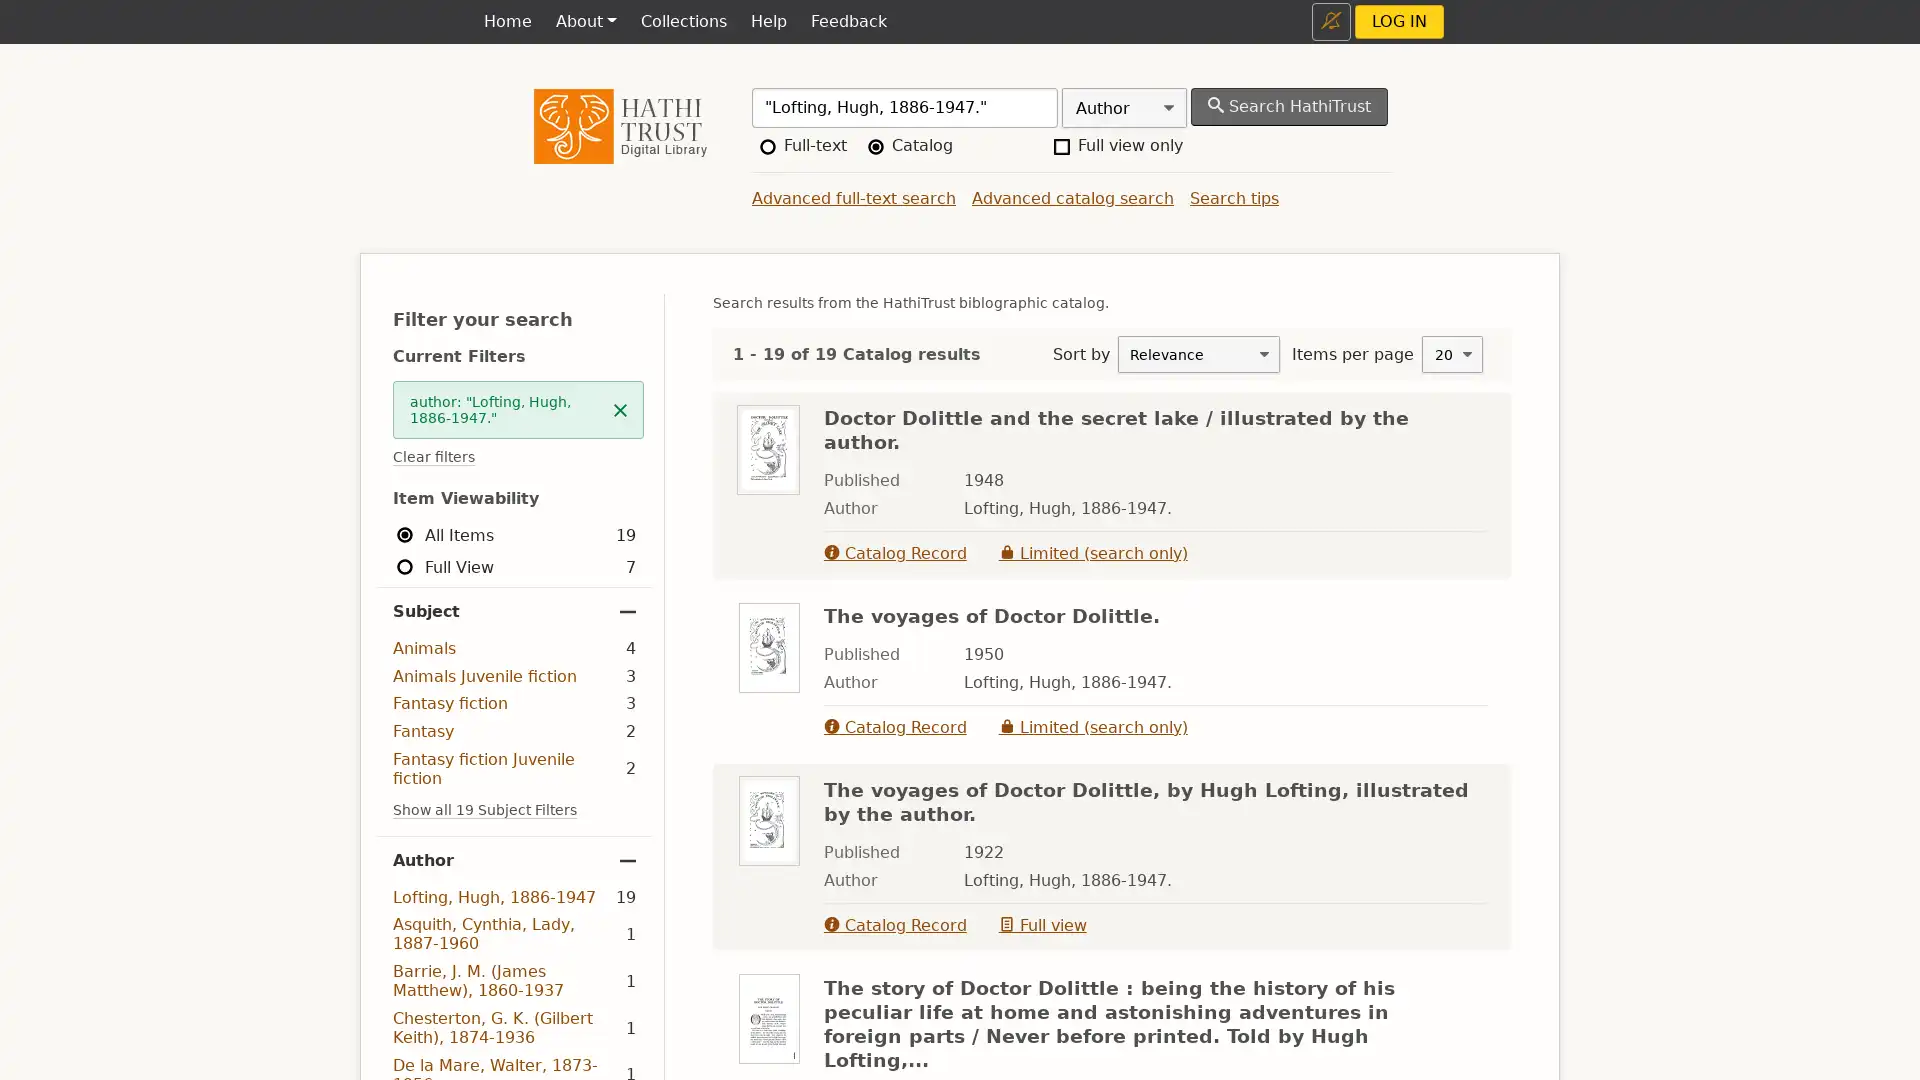  Describe the element at coordinates (514, 859) in the screenshot. I see `Author` at that location.